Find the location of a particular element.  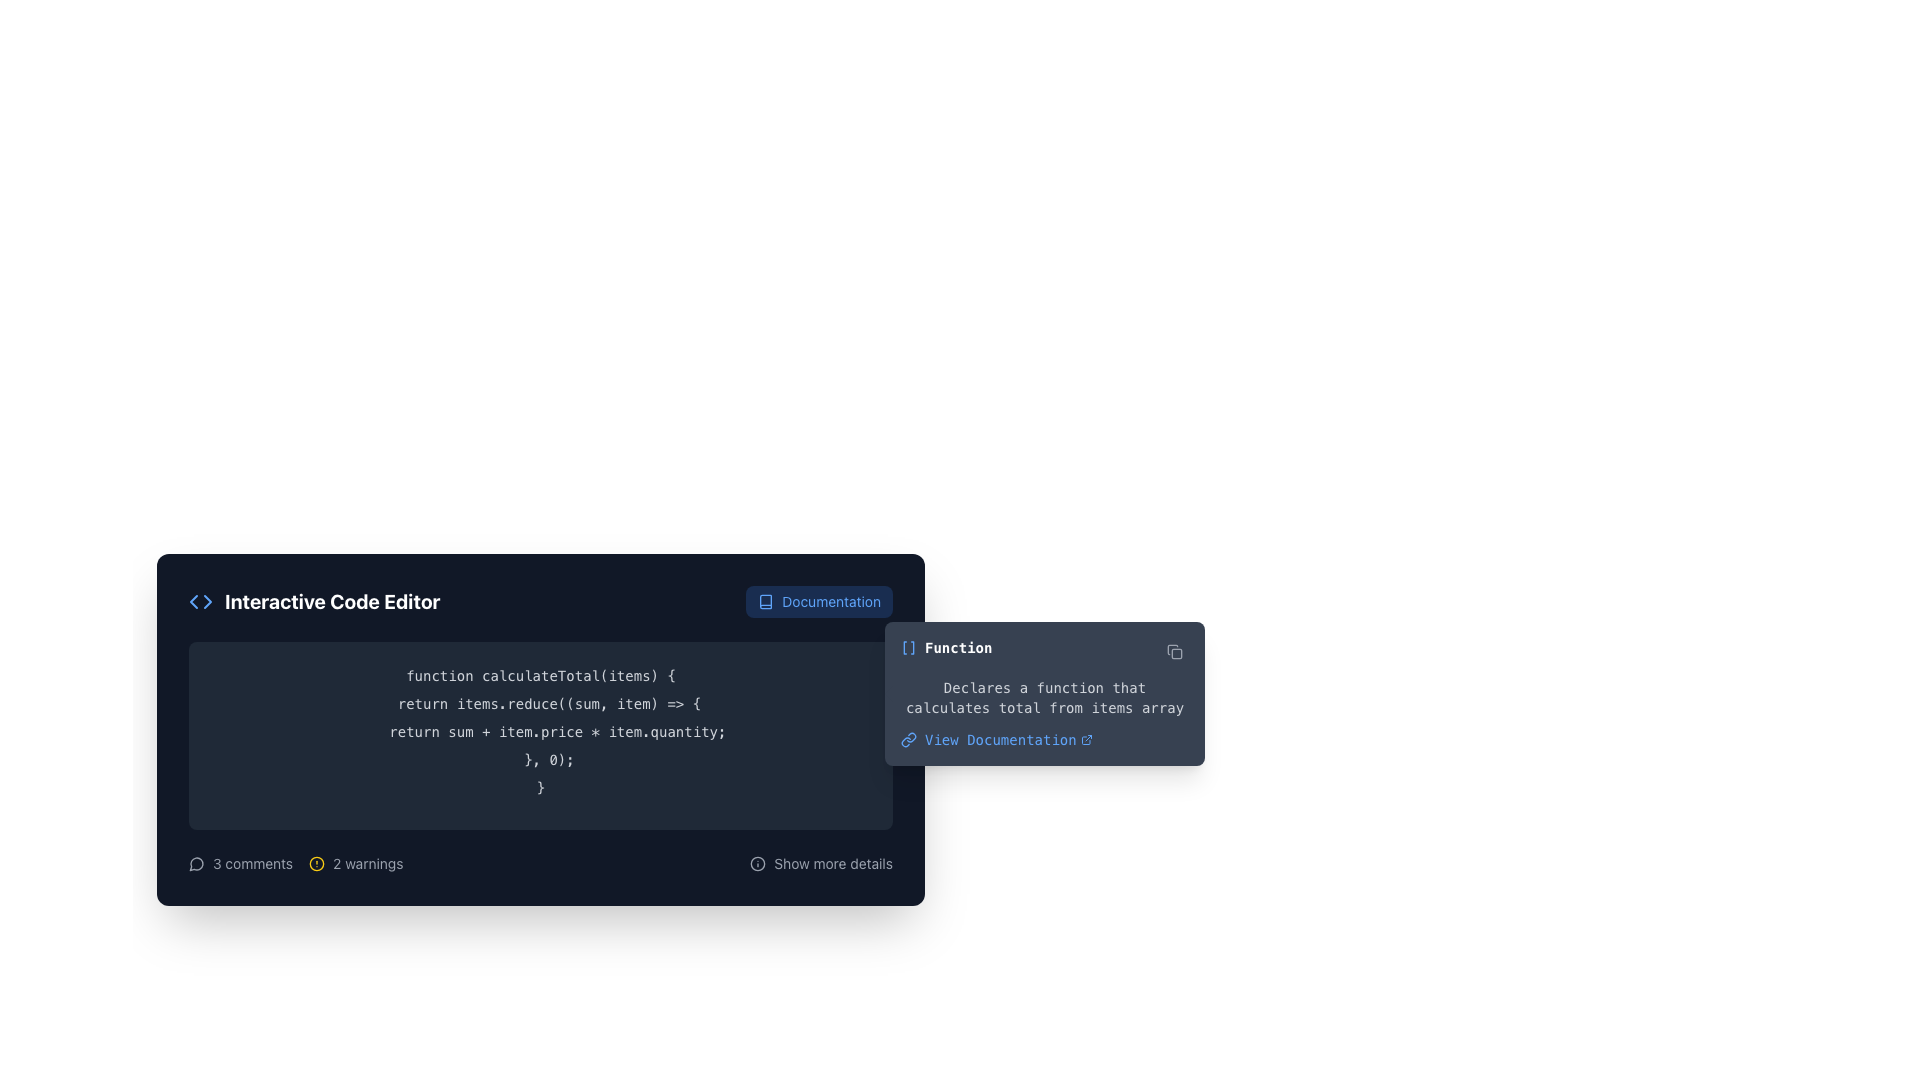

the 'Documentation' button, which is a rectangular button with a blue document icon on the left side, located to the right of the 'Interactive Code Editor' title is located at coordinates (819, 600).